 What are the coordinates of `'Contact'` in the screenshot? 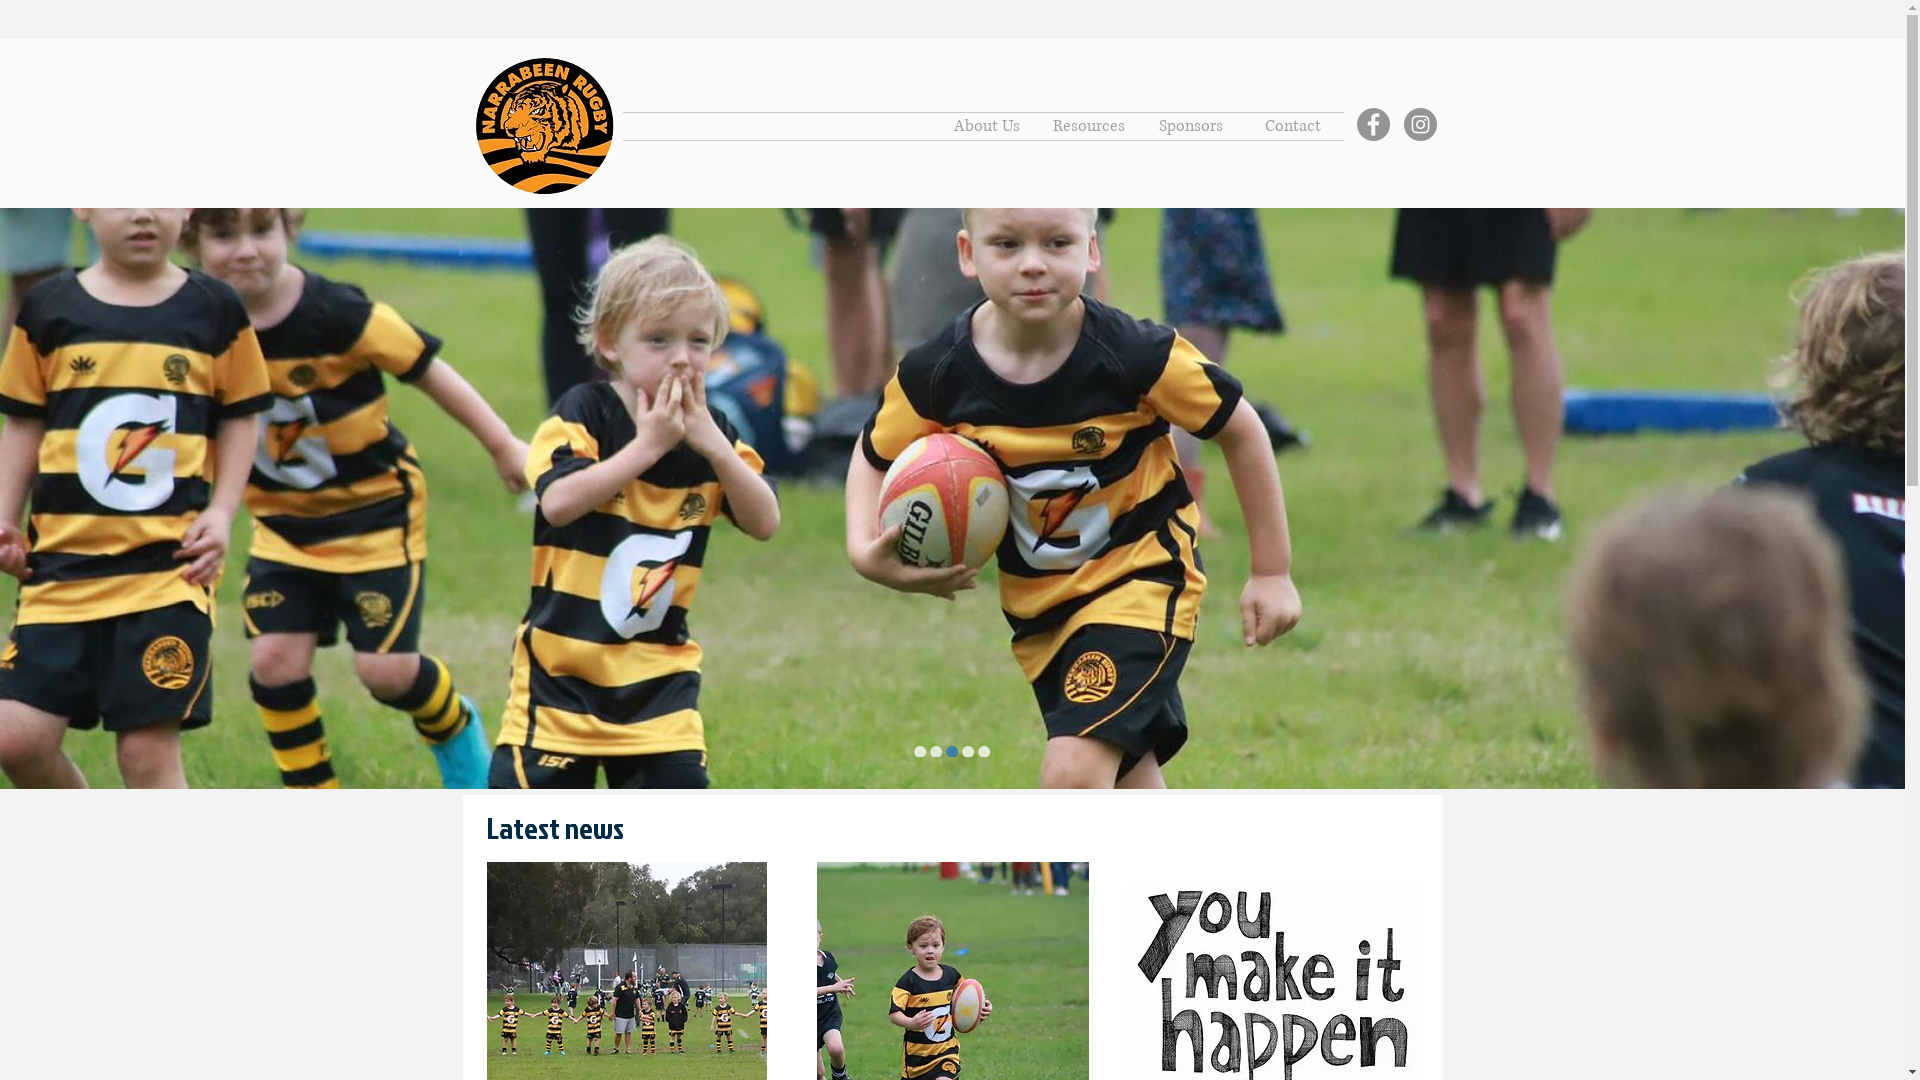 It's located at (1292, 126).